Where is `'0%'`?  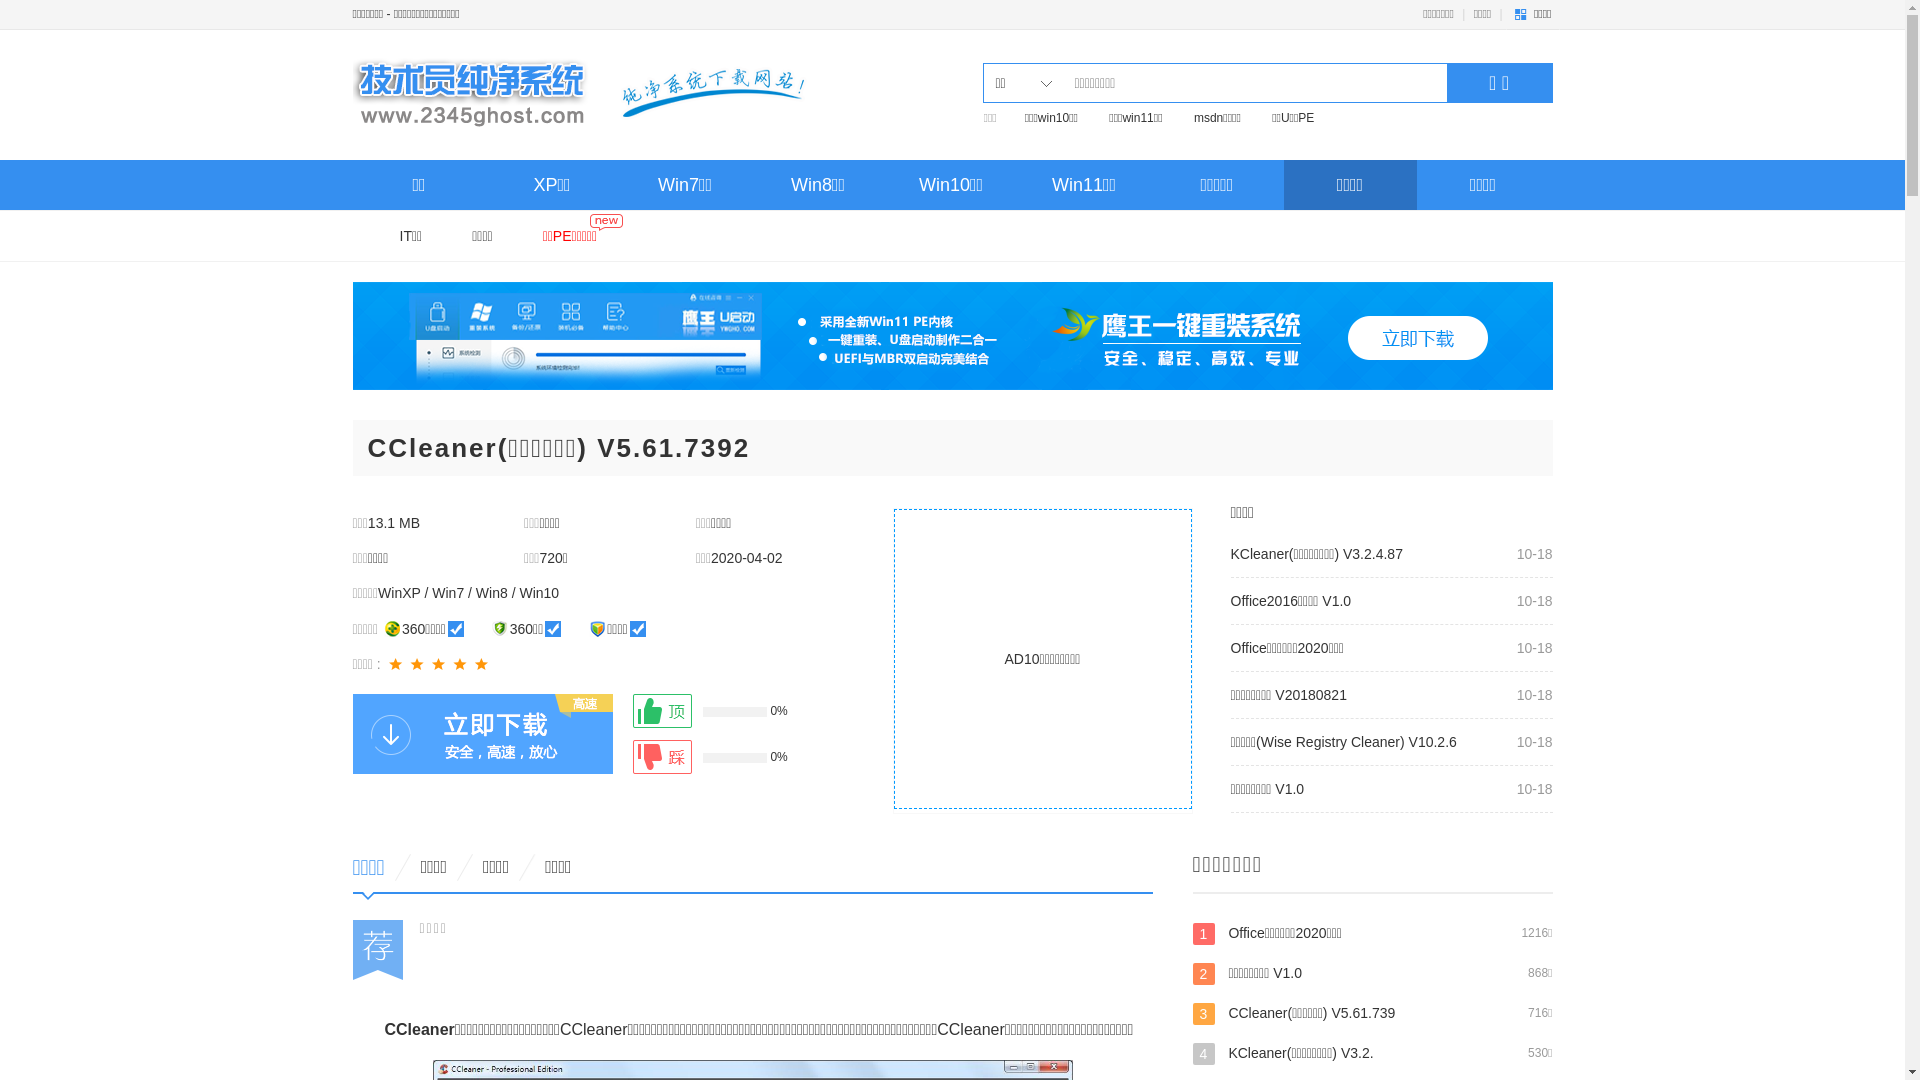 '0%' is located at coordinates (631, 709).